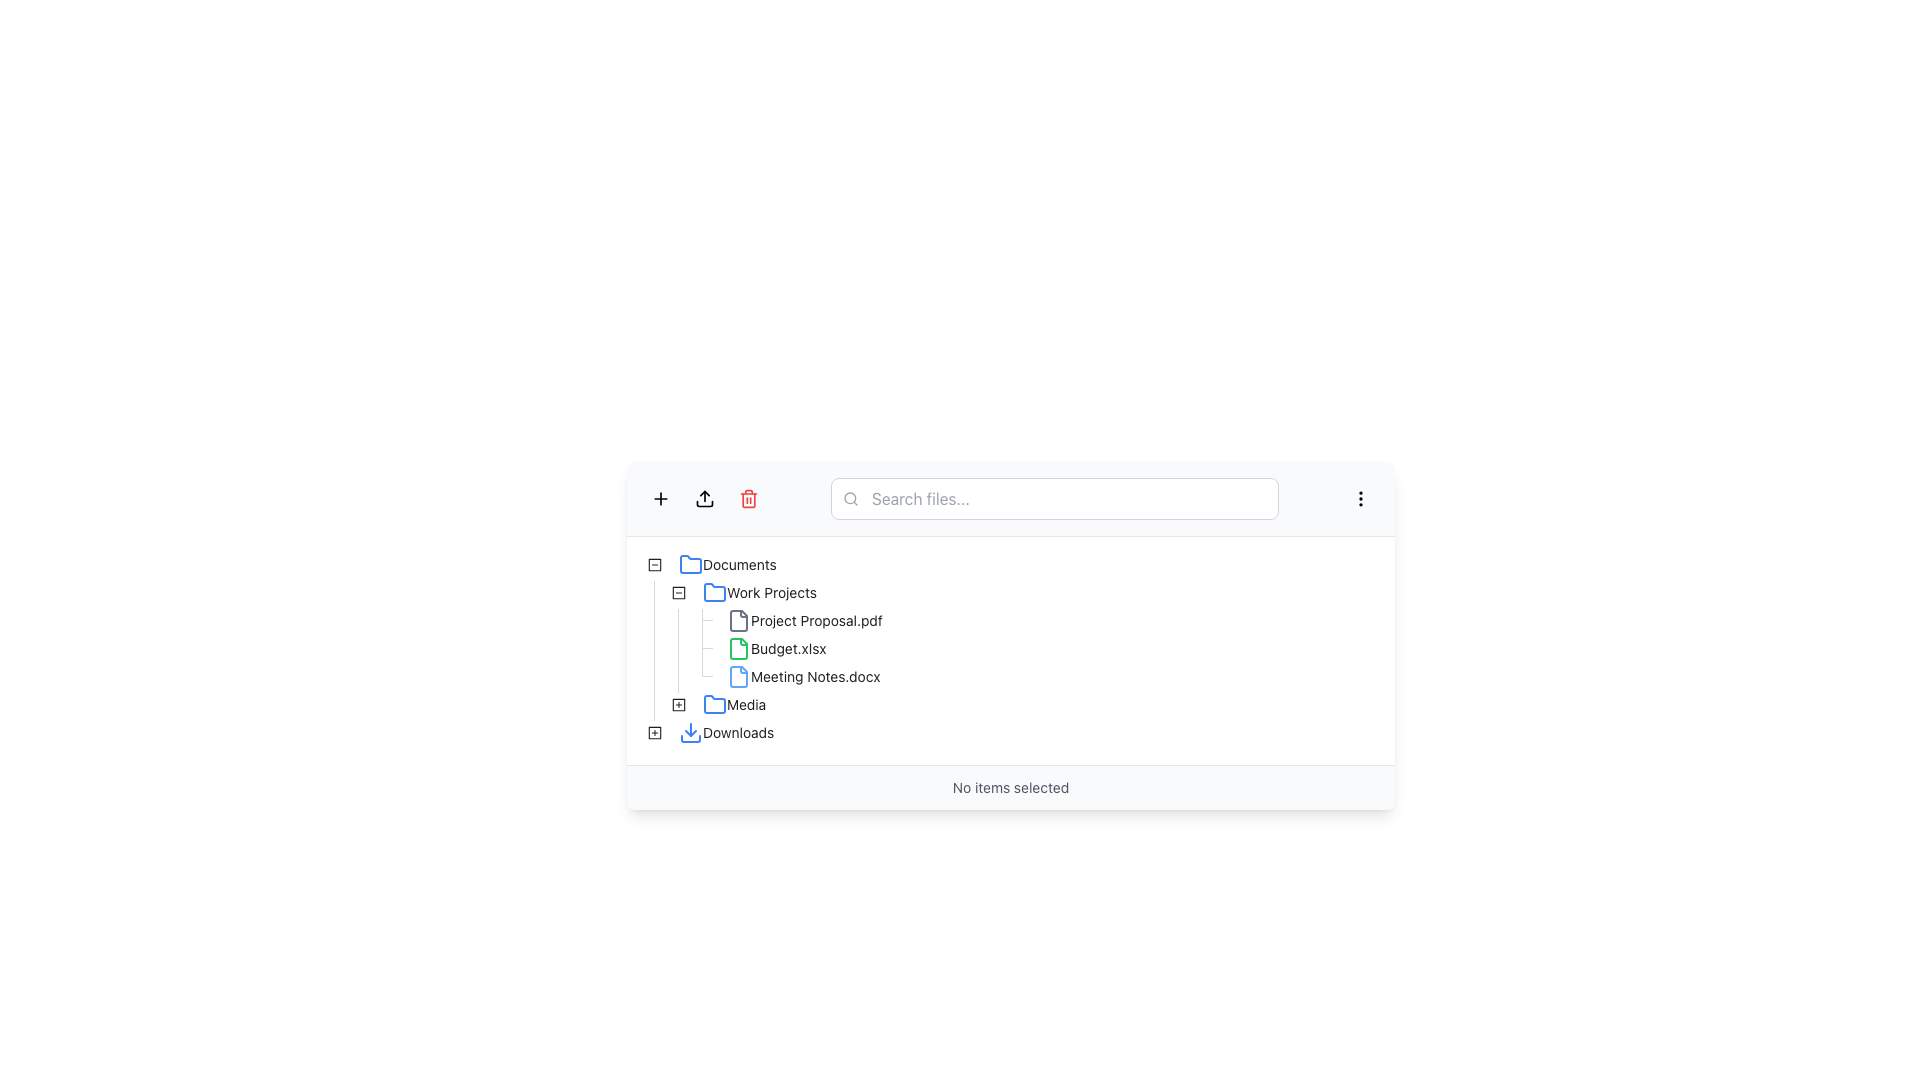  What do you see at coordinates (702, 620) in the screenshot?
I see `the Switcher indicator for the tree item in 'Project Proposal.pdf', which signifies that the item is non-expandable and does not contain children` at bounding box center [702, 620].